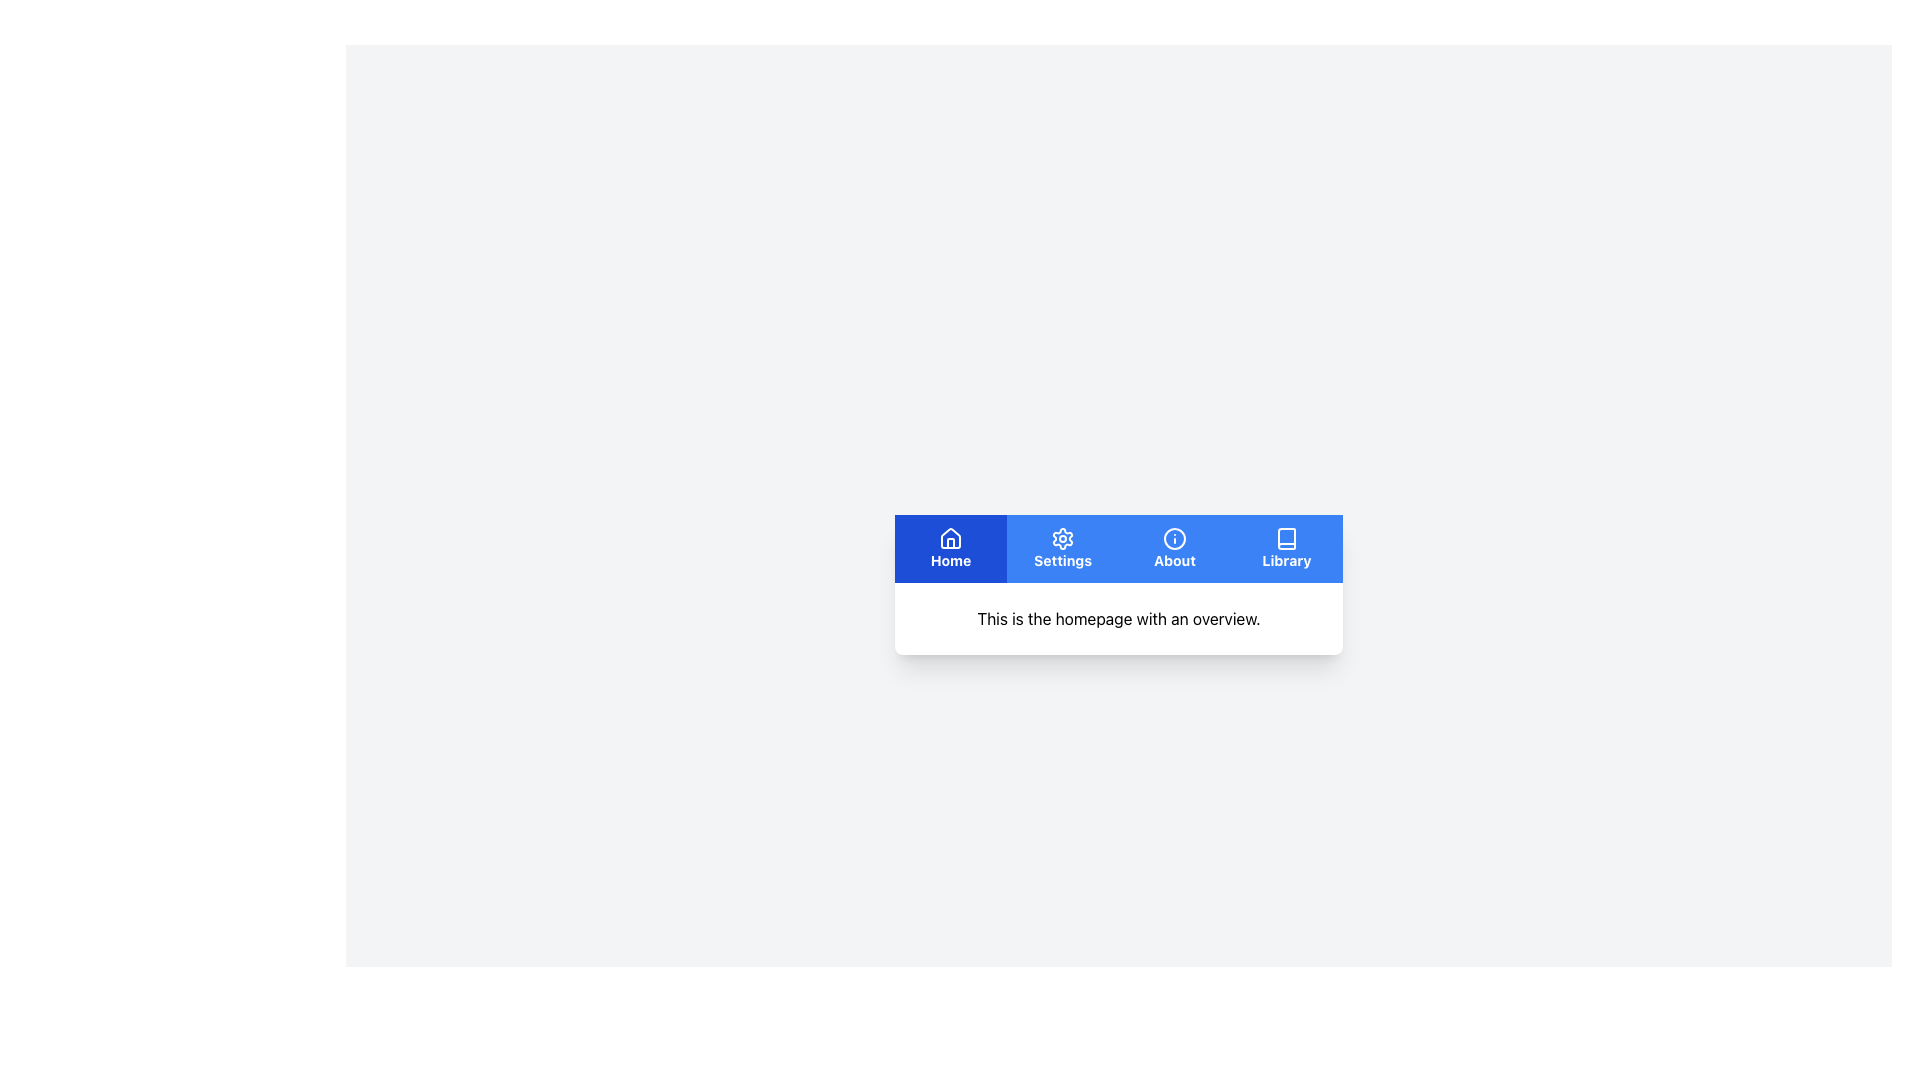 Image resolution: width=1920 pixels, height=1080 pixels. What do you see at coordinates (1117, 617) in the screenshot?
I see `introductory description located in the static text block directly beneath the navigation bar on the homepage` at bounding box center [1117, 617].